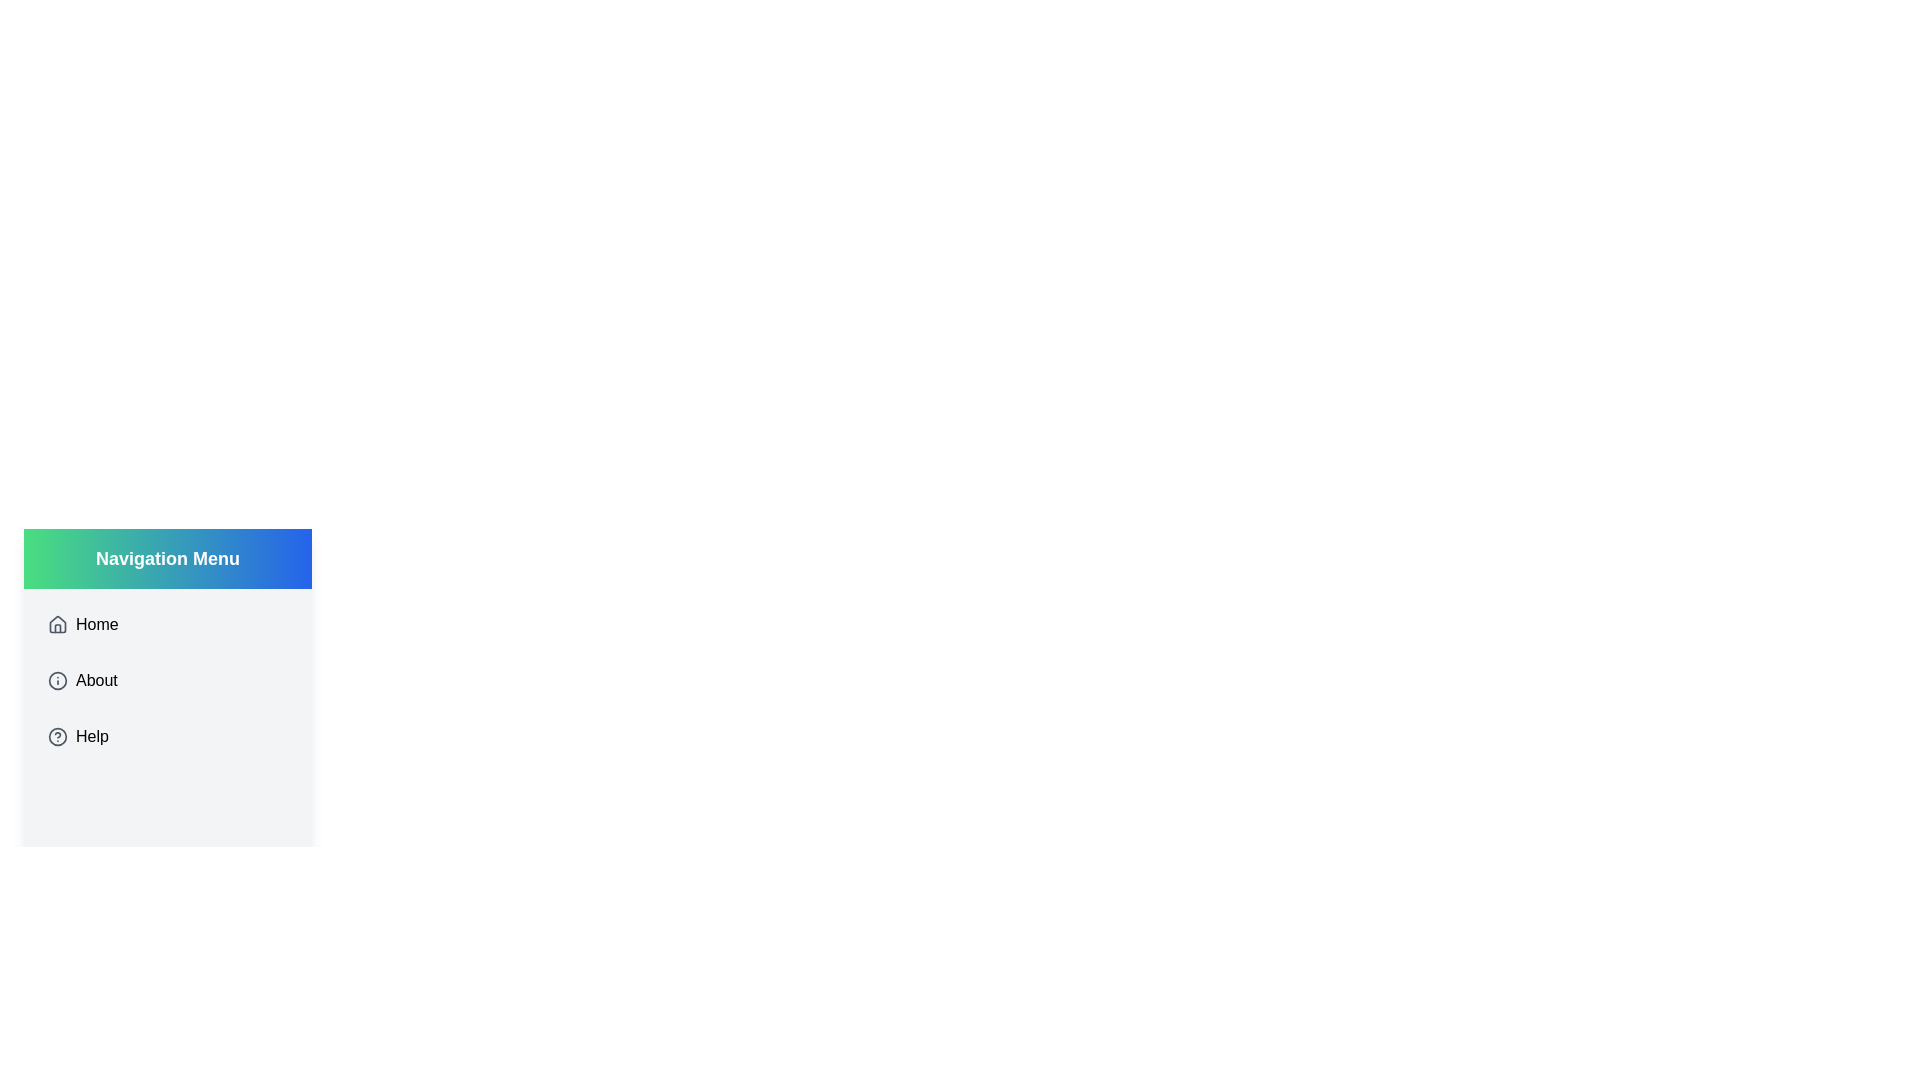 This screenshot has height=1080, width=1920. Describe the element at coordinates (57, 623) in the screenshot. I see `the house icon located at the top of the vertical navigation menu` at that location.